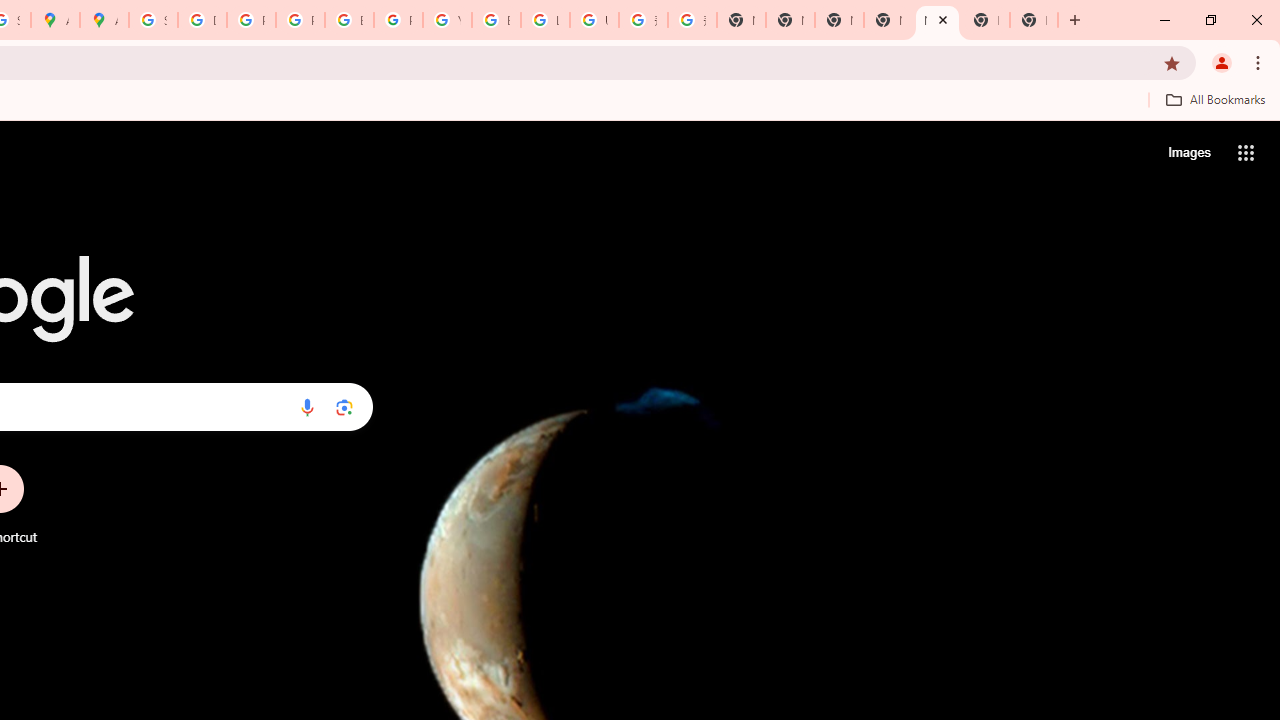 The width and height of the screenshot is (1280, 720). What do you see at coordinates (299, 20) in the screenshot?
I see `'Privacy Help Center - Policies Help'` at bounding box center [299, 20].